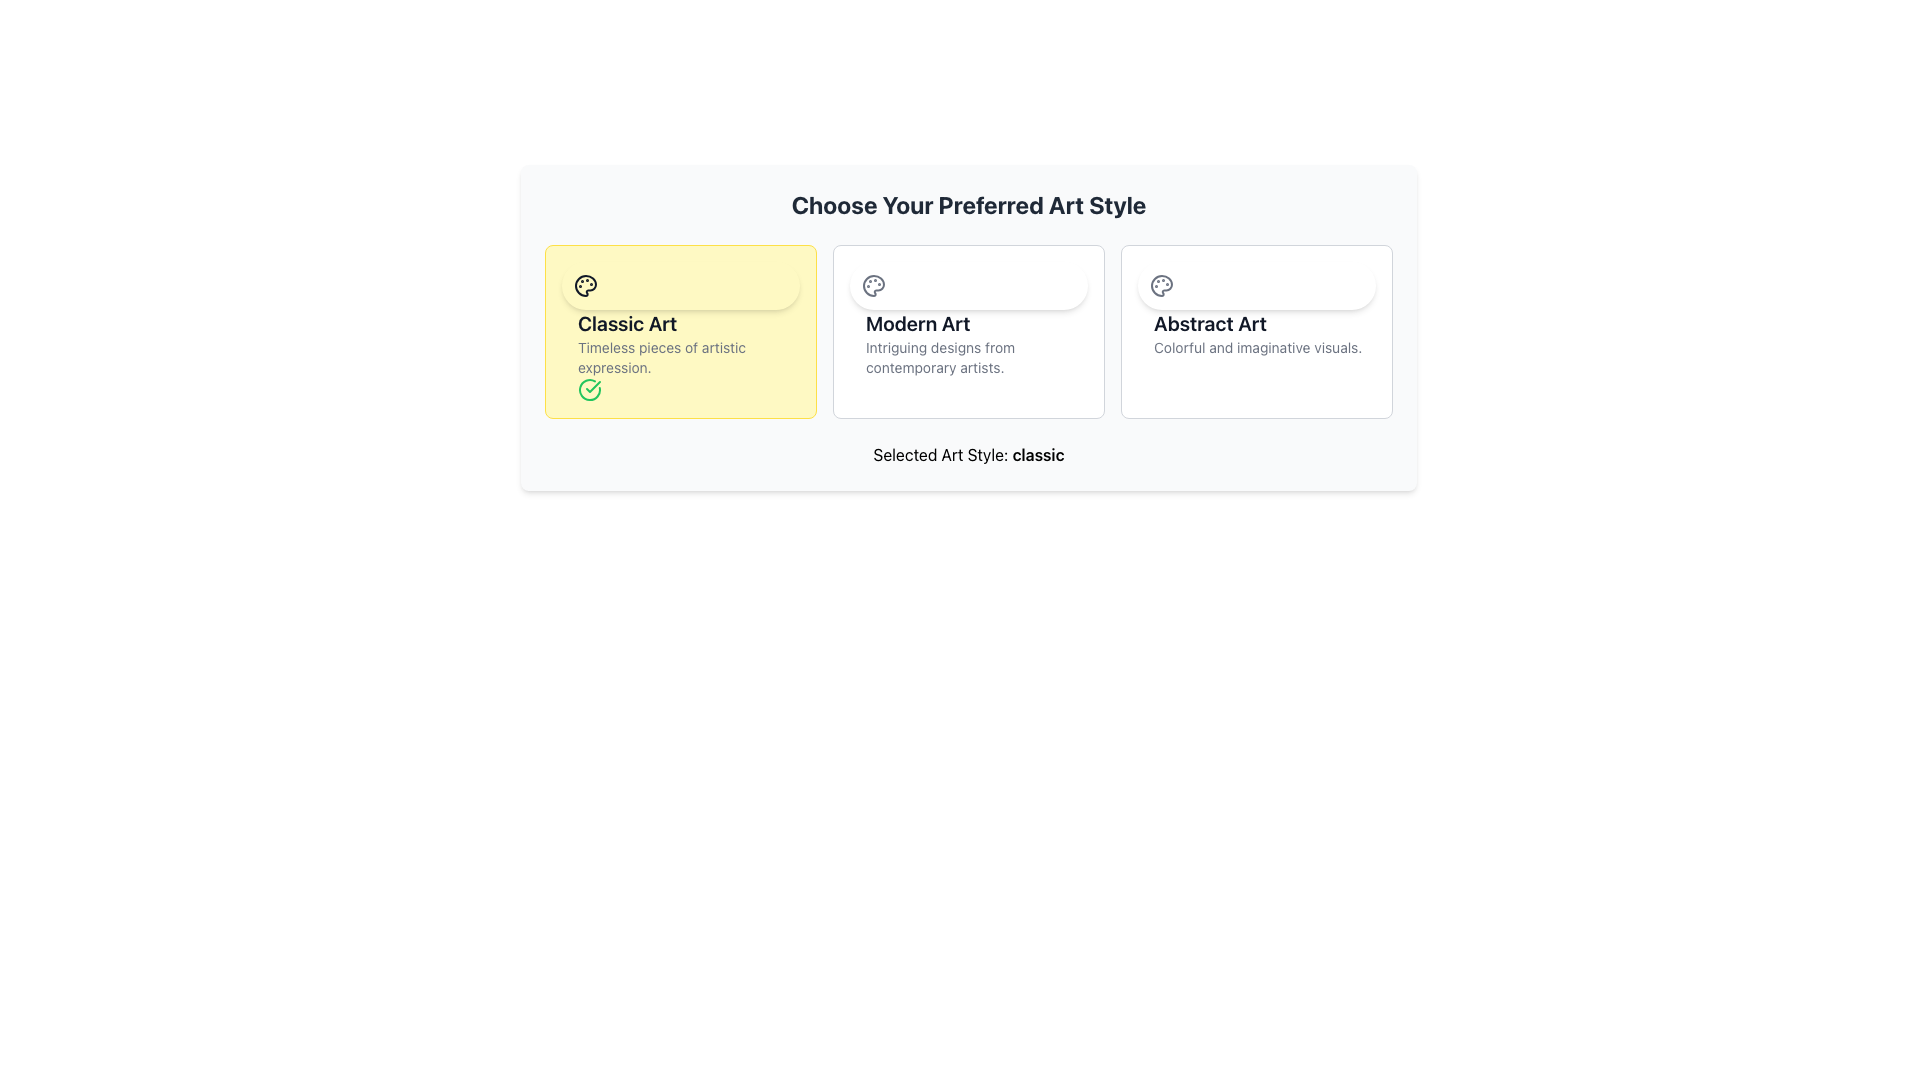 The height and width of the screenshot is (1080, 1920). Describe the element at coordinates (873, 285) in the screenshot. I see `the 'Modern Art' selection button icon, which is centrally aligned in the middle option of a row of three art style choices` at that location.